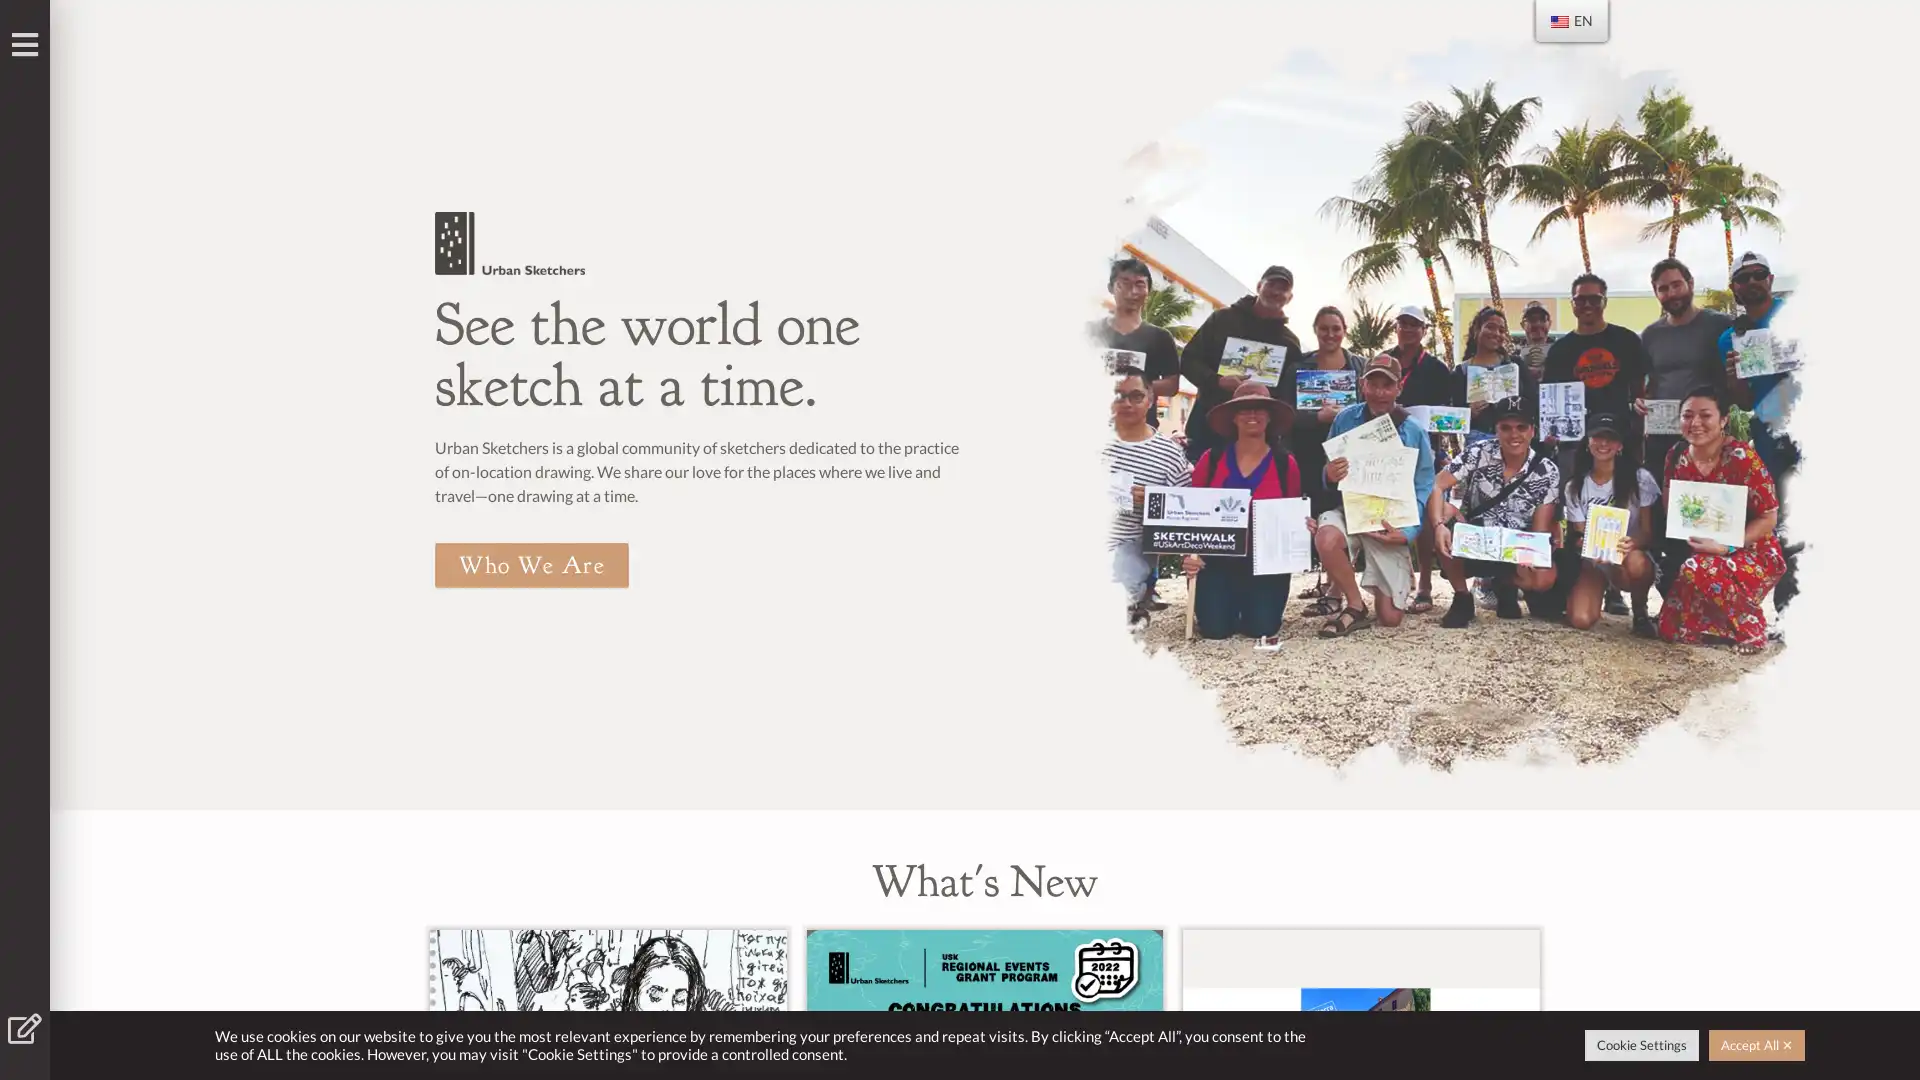 This screenshot has width=1920, height=1080. I want to click on Go to slide 2, so click(1460, 767).